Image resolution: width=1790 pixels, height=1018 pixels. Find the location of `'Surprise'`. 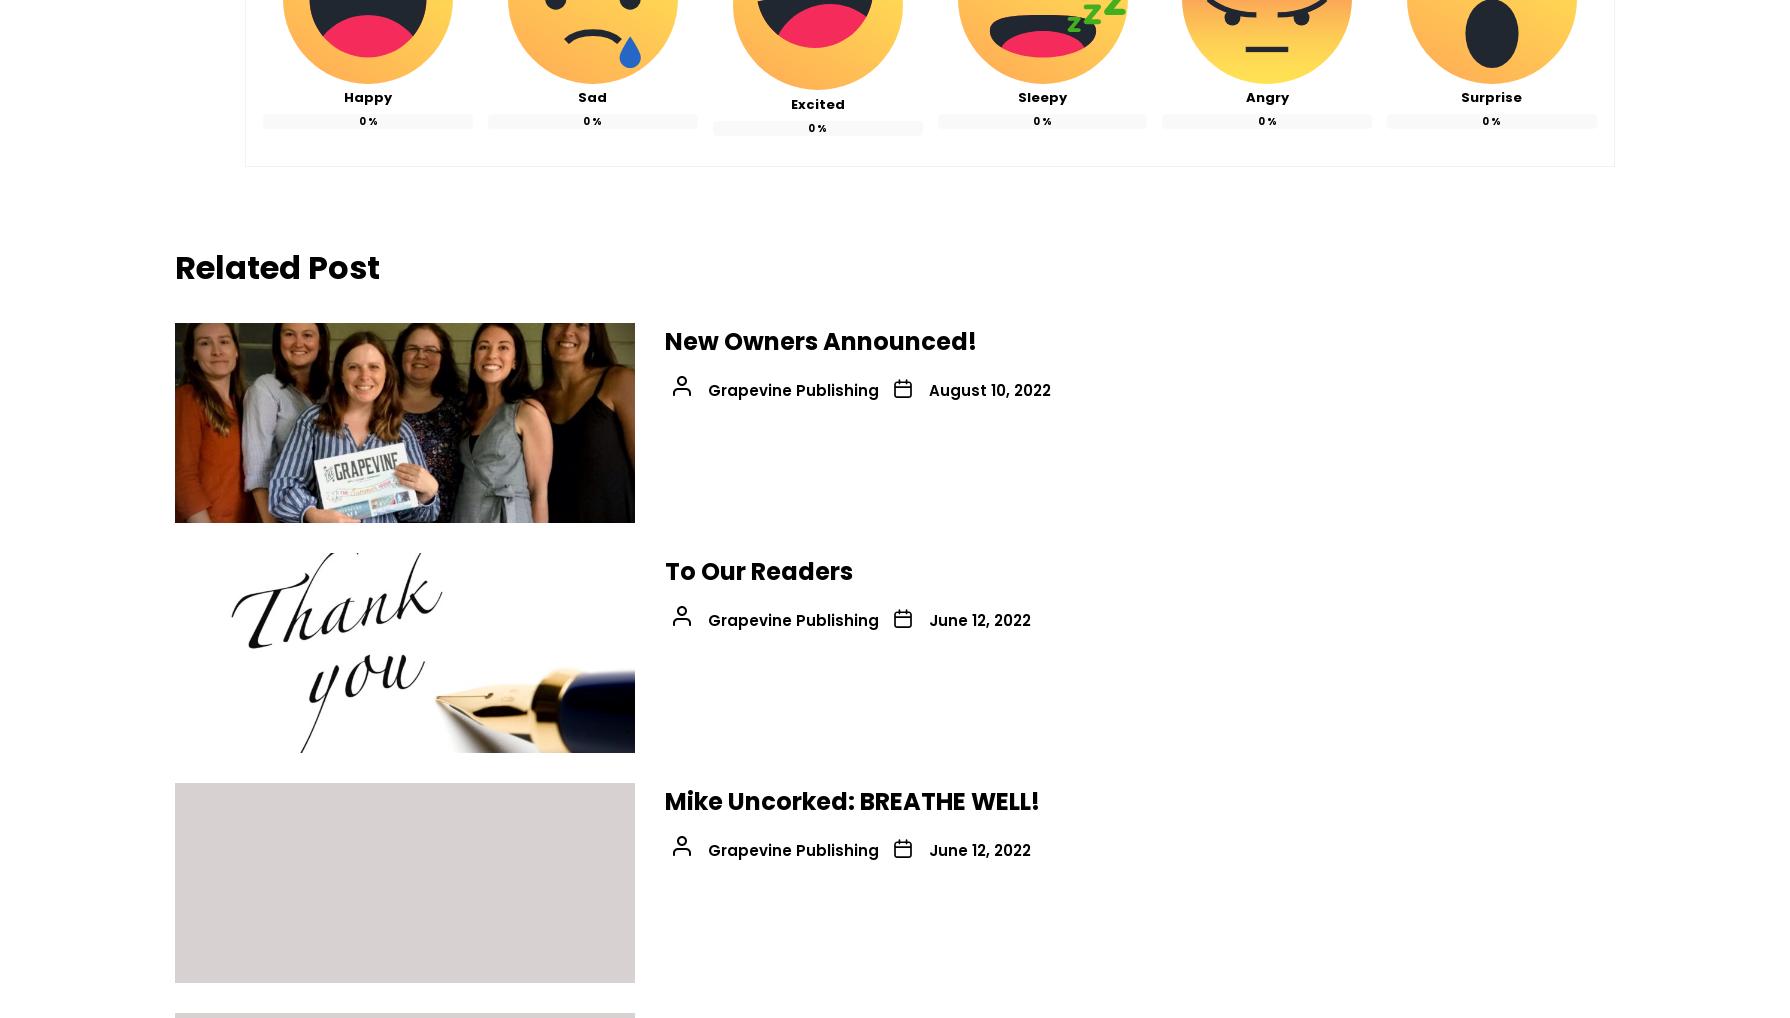

'Surprise' is located at coordinates (1490, 97).